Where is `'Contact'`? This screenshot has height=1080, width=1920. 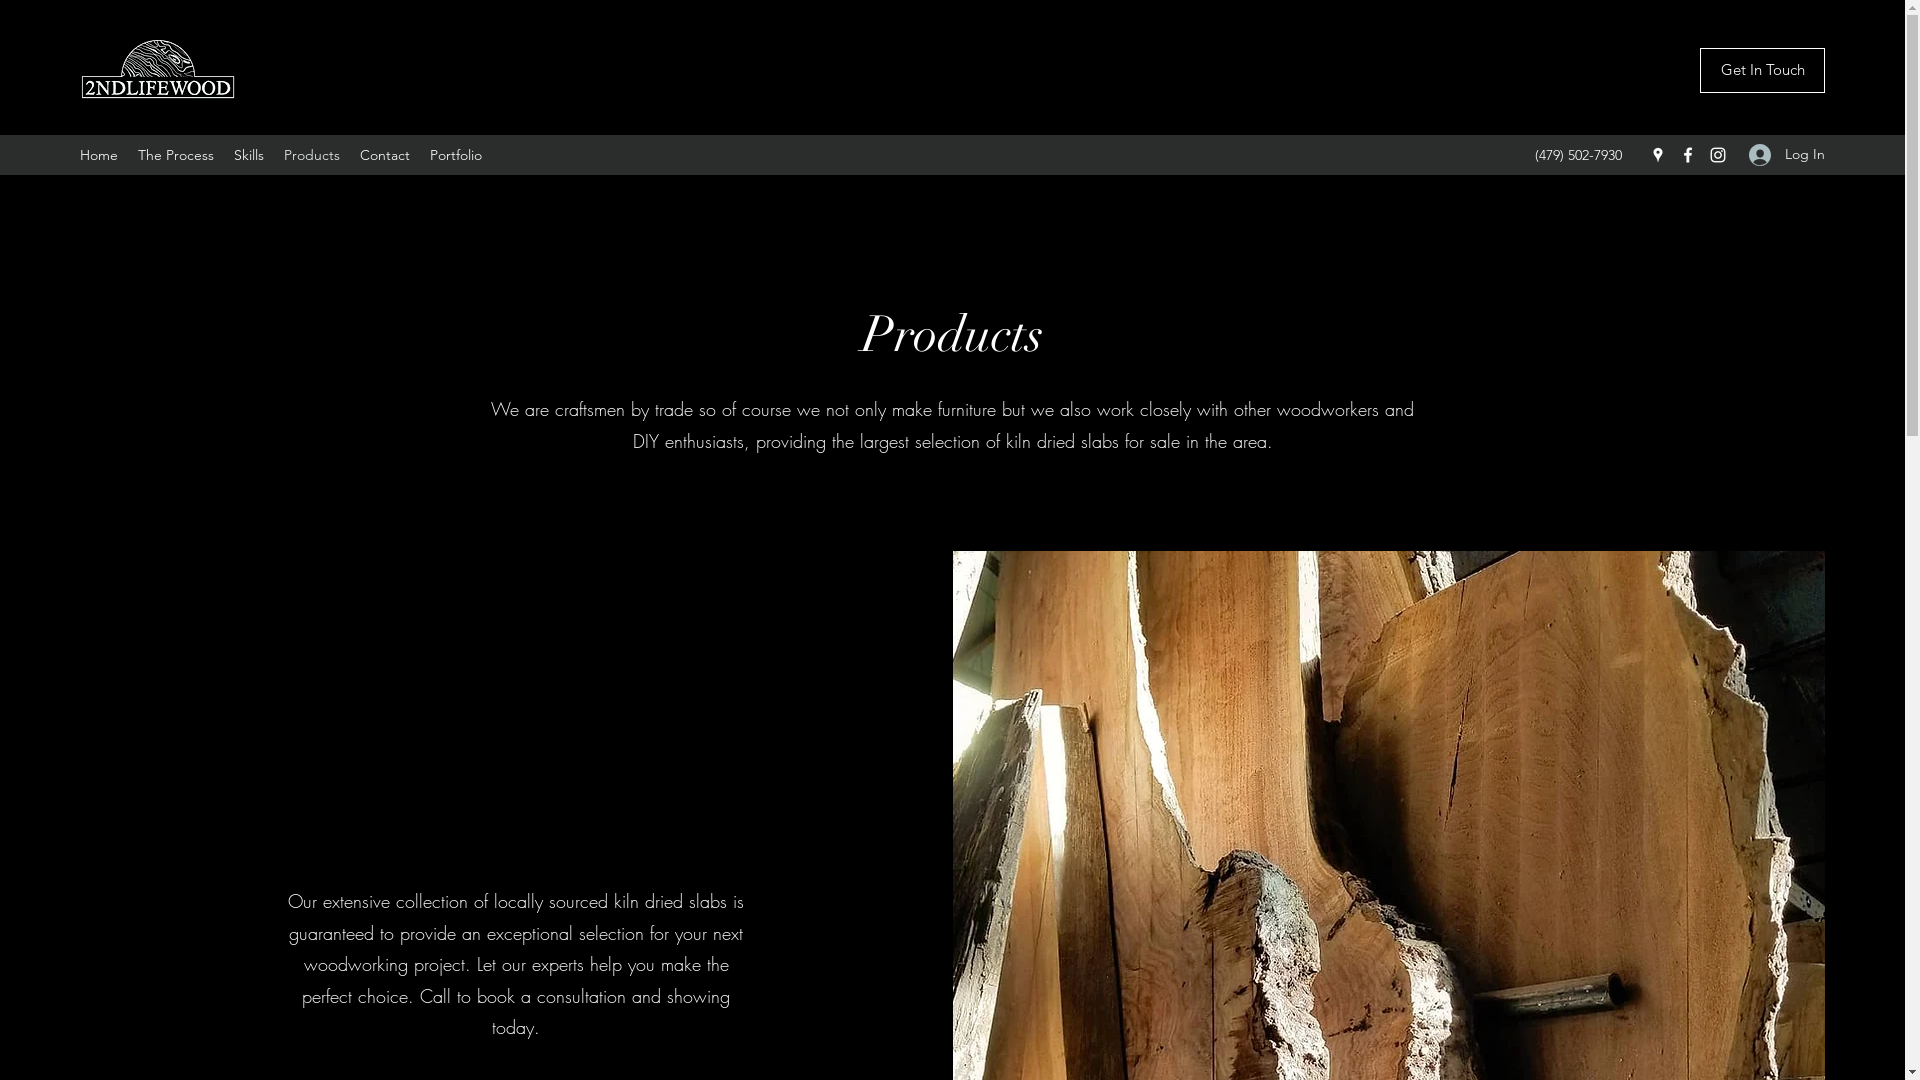 'Contact' is located at coordinates (350, 153).